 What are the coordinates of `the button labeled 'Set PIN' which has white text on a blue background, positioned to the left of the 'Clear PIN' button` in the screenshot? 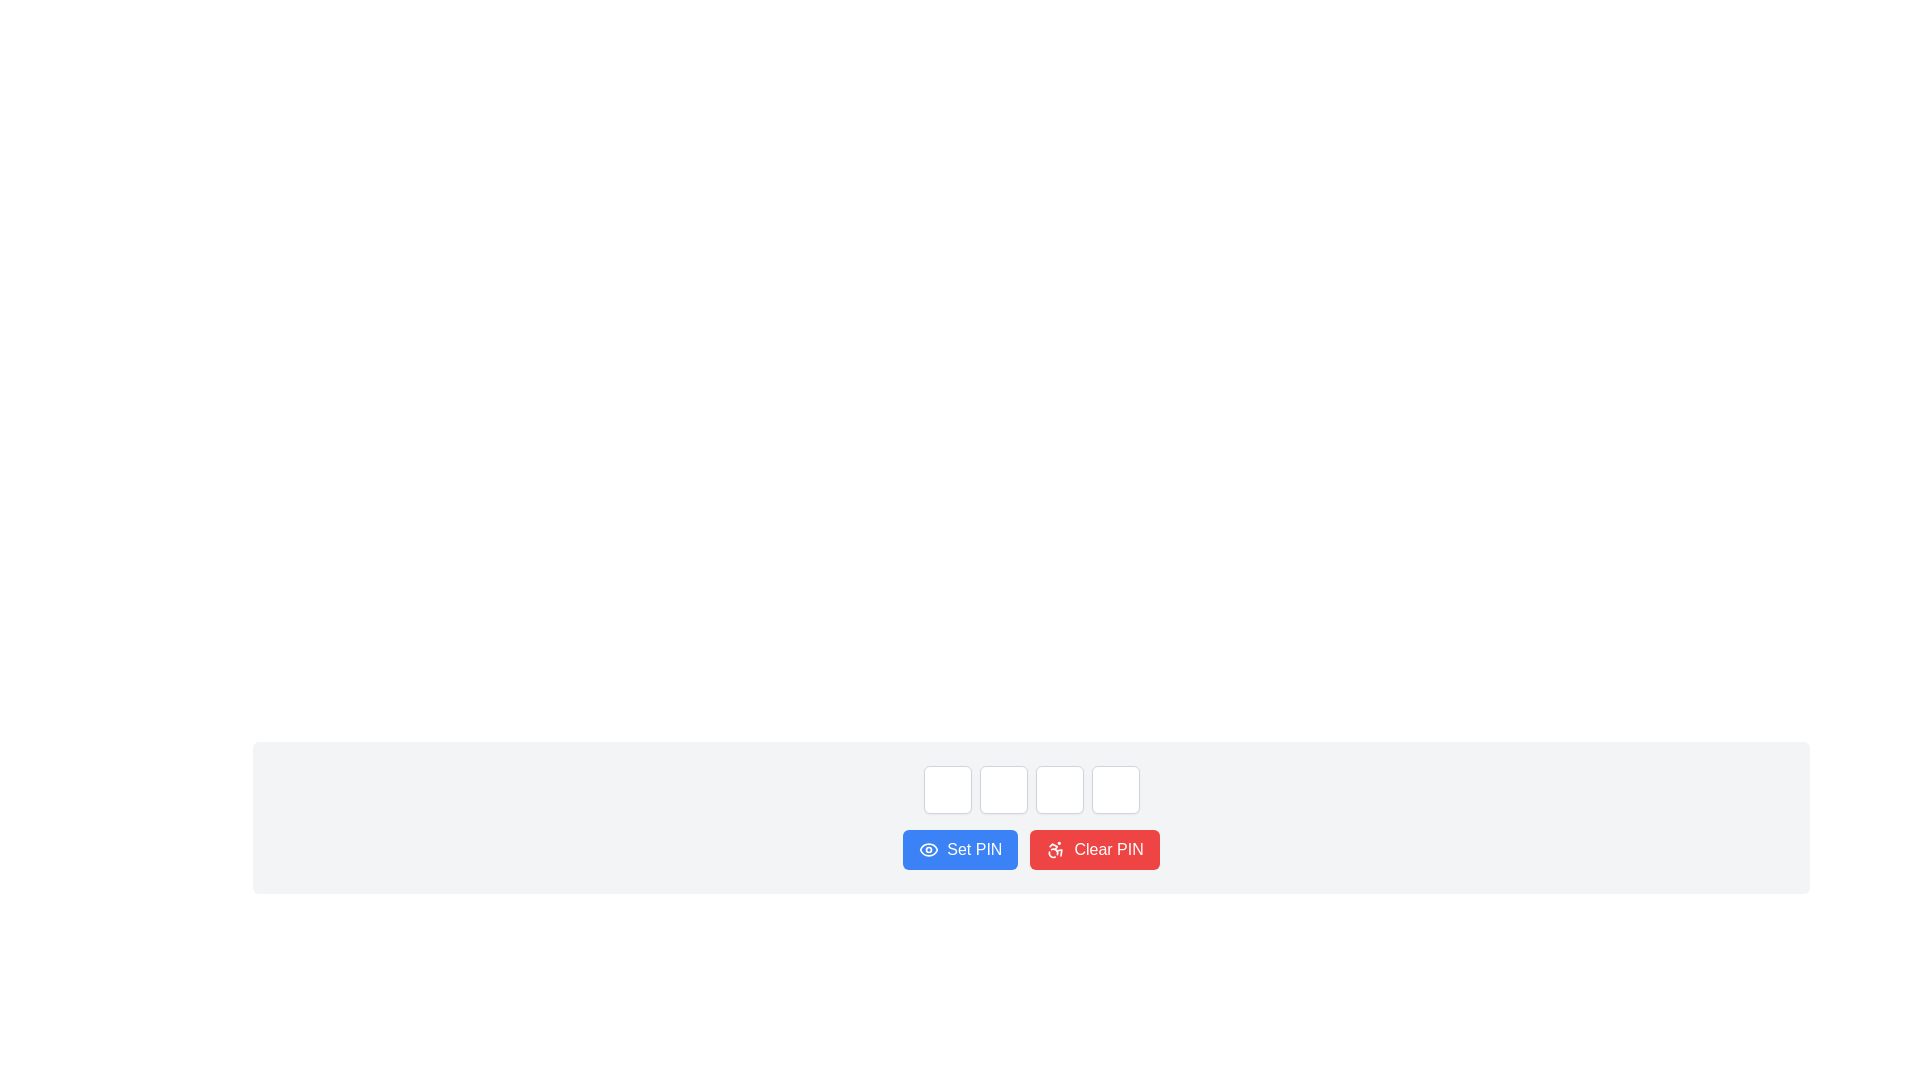 It's located at (974, 849).